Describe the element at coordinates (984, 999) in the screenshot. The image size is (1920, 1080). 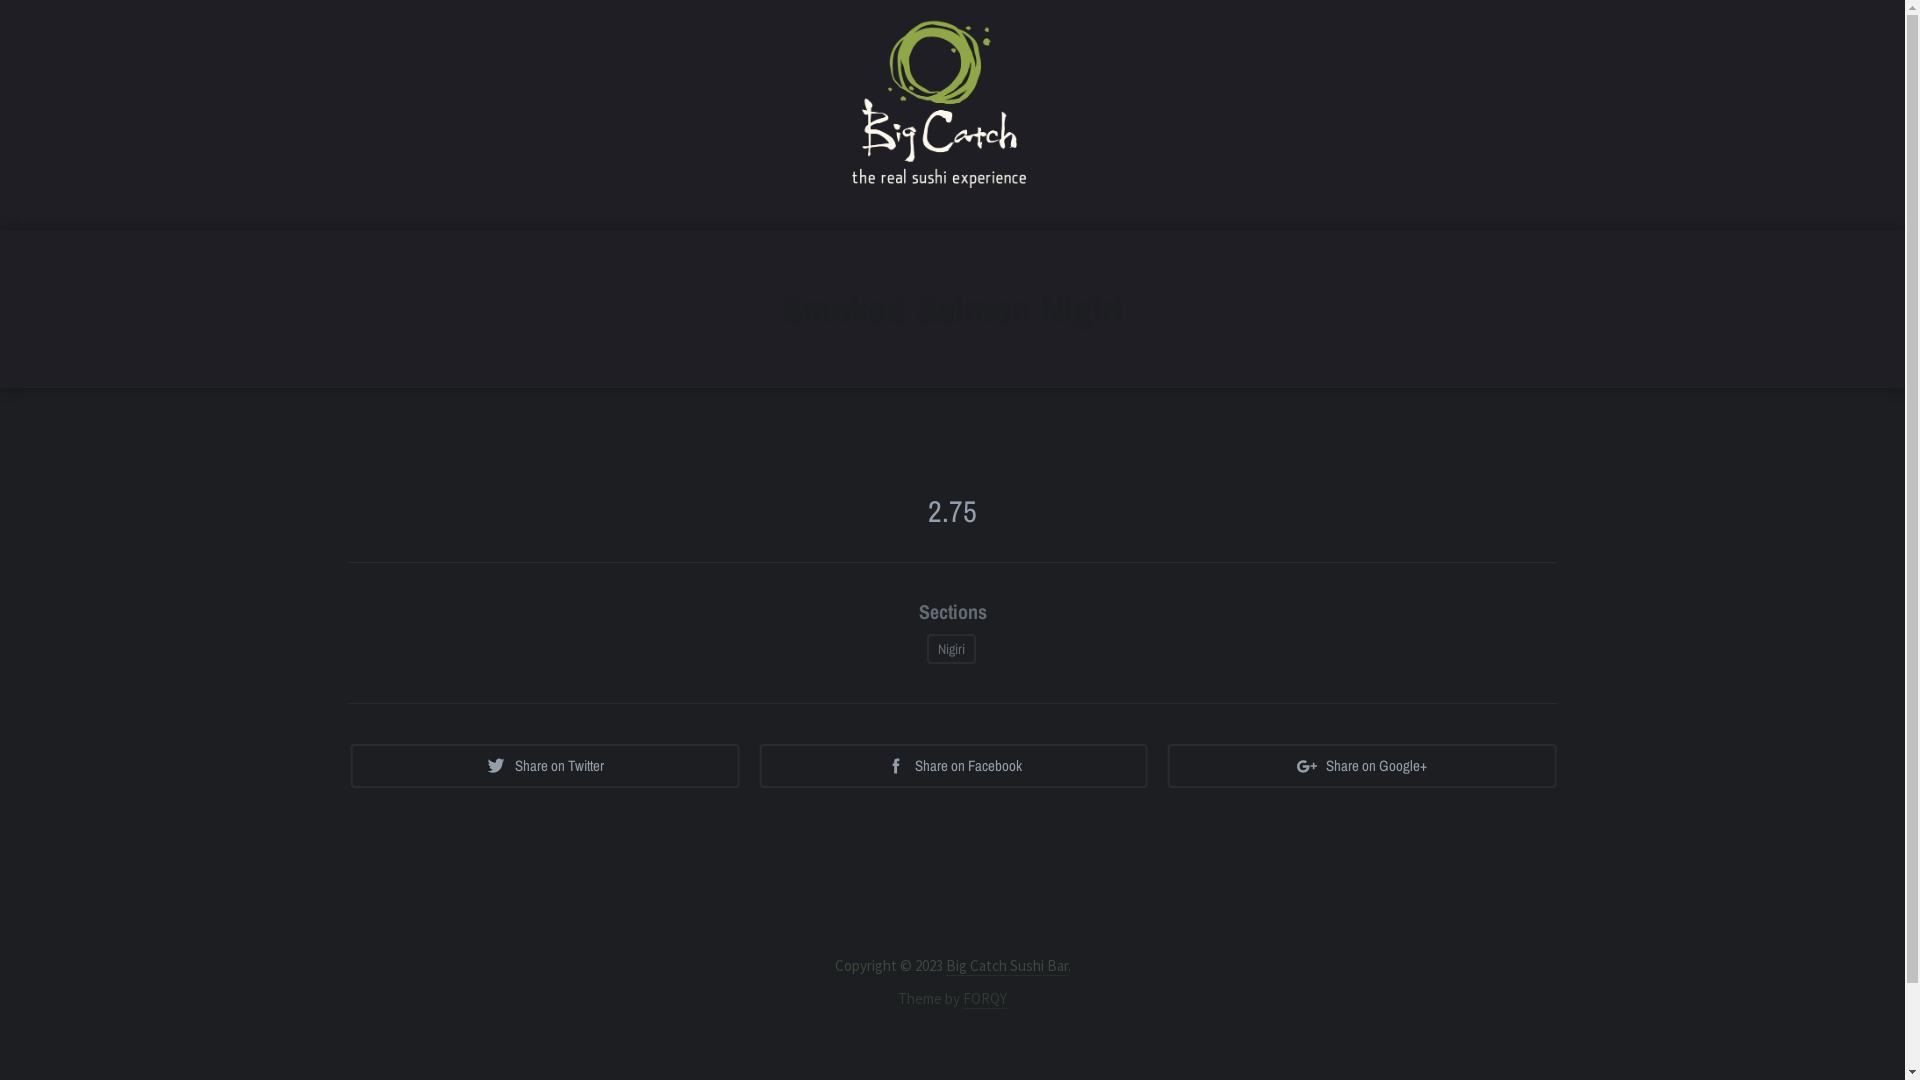
I see `'FORQY'` at that location.